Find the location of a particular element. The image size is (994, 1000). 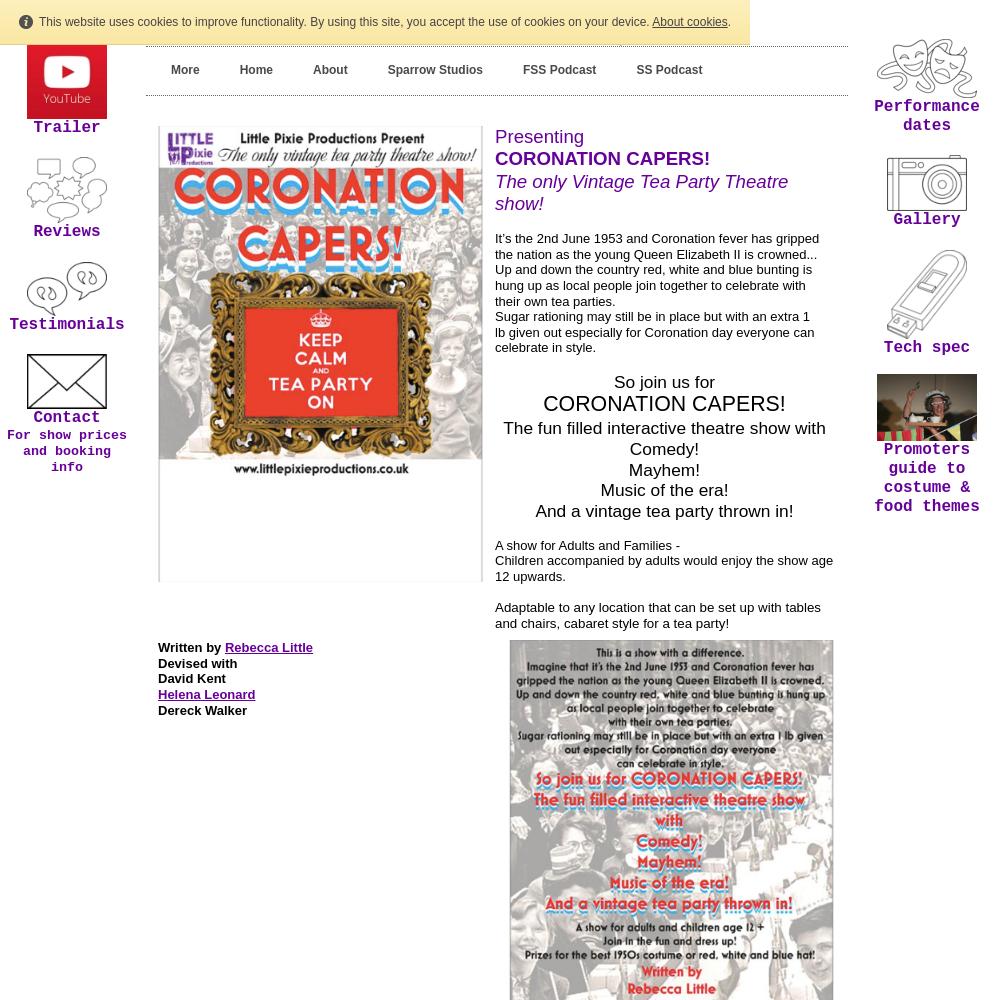

'Performance dates' is located at coordinates (874, 114).